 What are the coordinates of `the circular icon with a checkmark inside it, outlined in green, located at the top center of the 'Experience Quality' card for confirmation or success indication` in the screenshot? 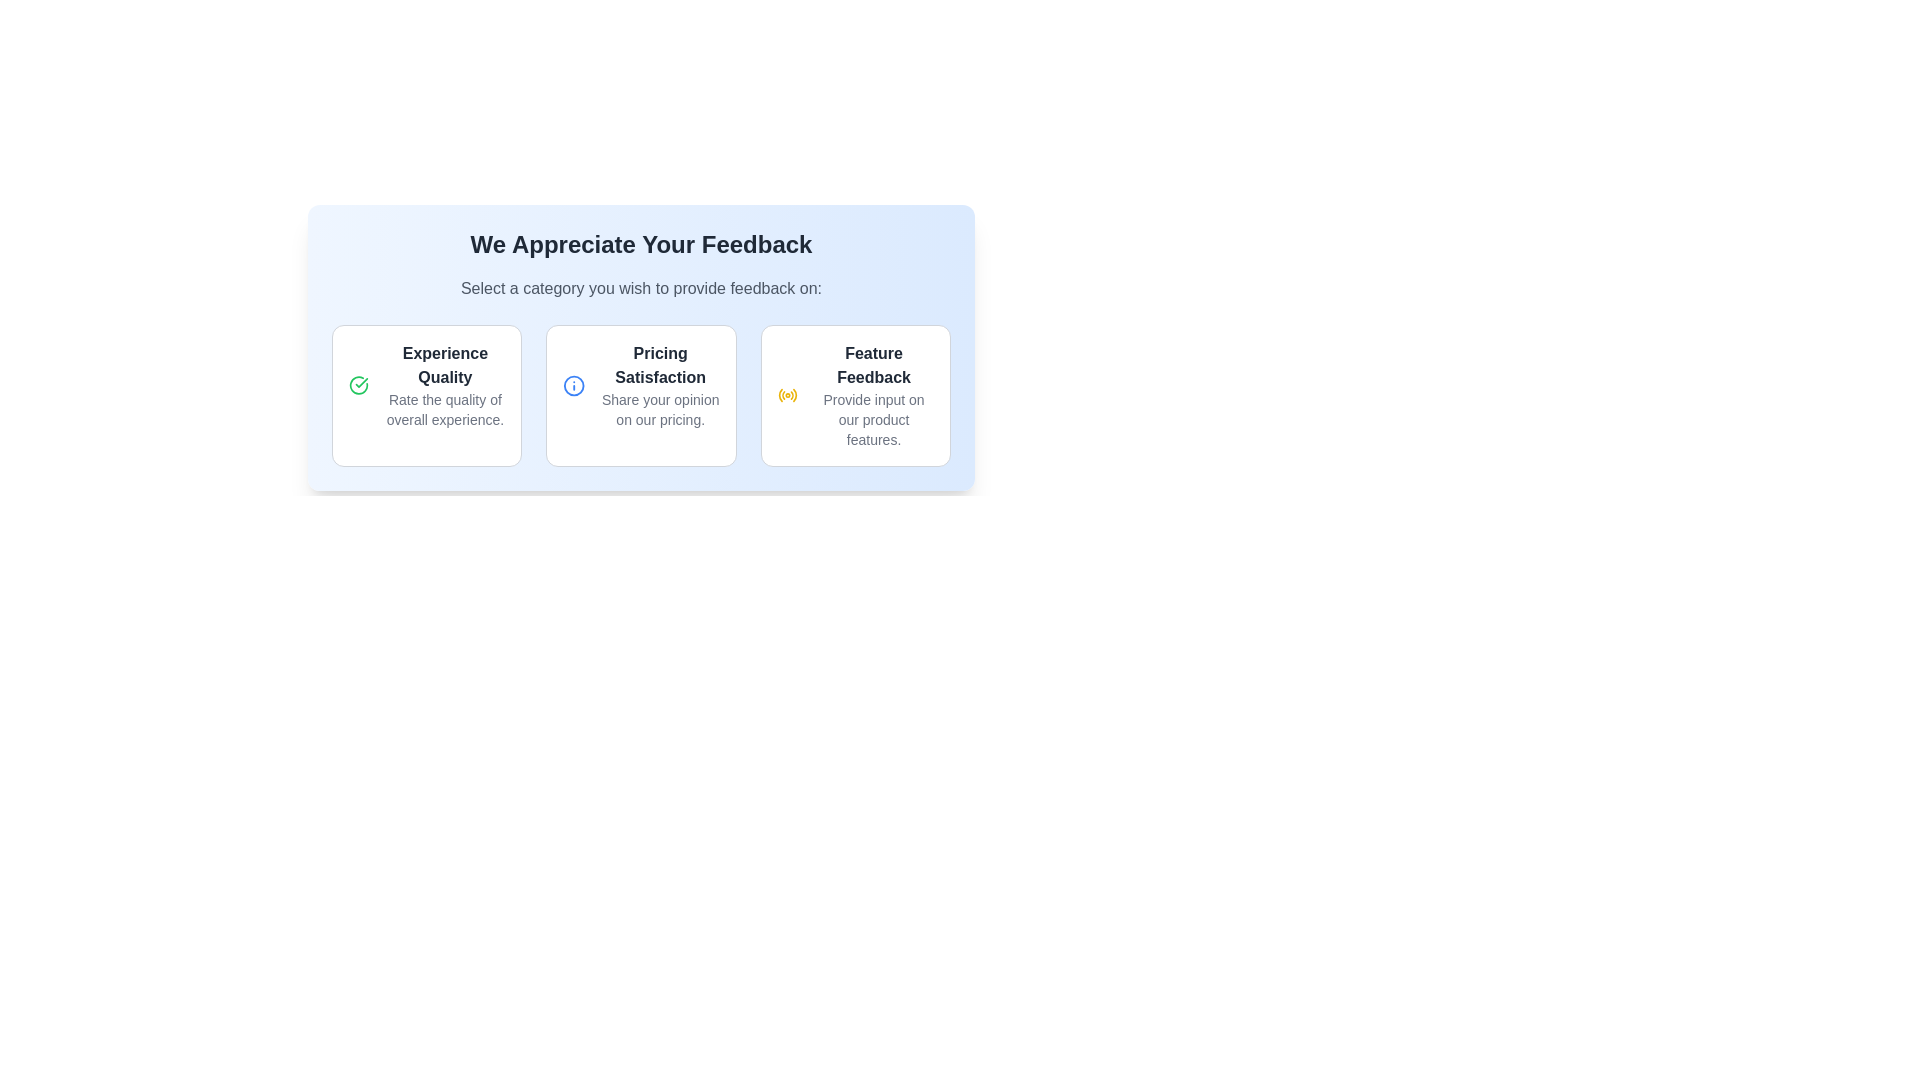 It's located at (359, 385).